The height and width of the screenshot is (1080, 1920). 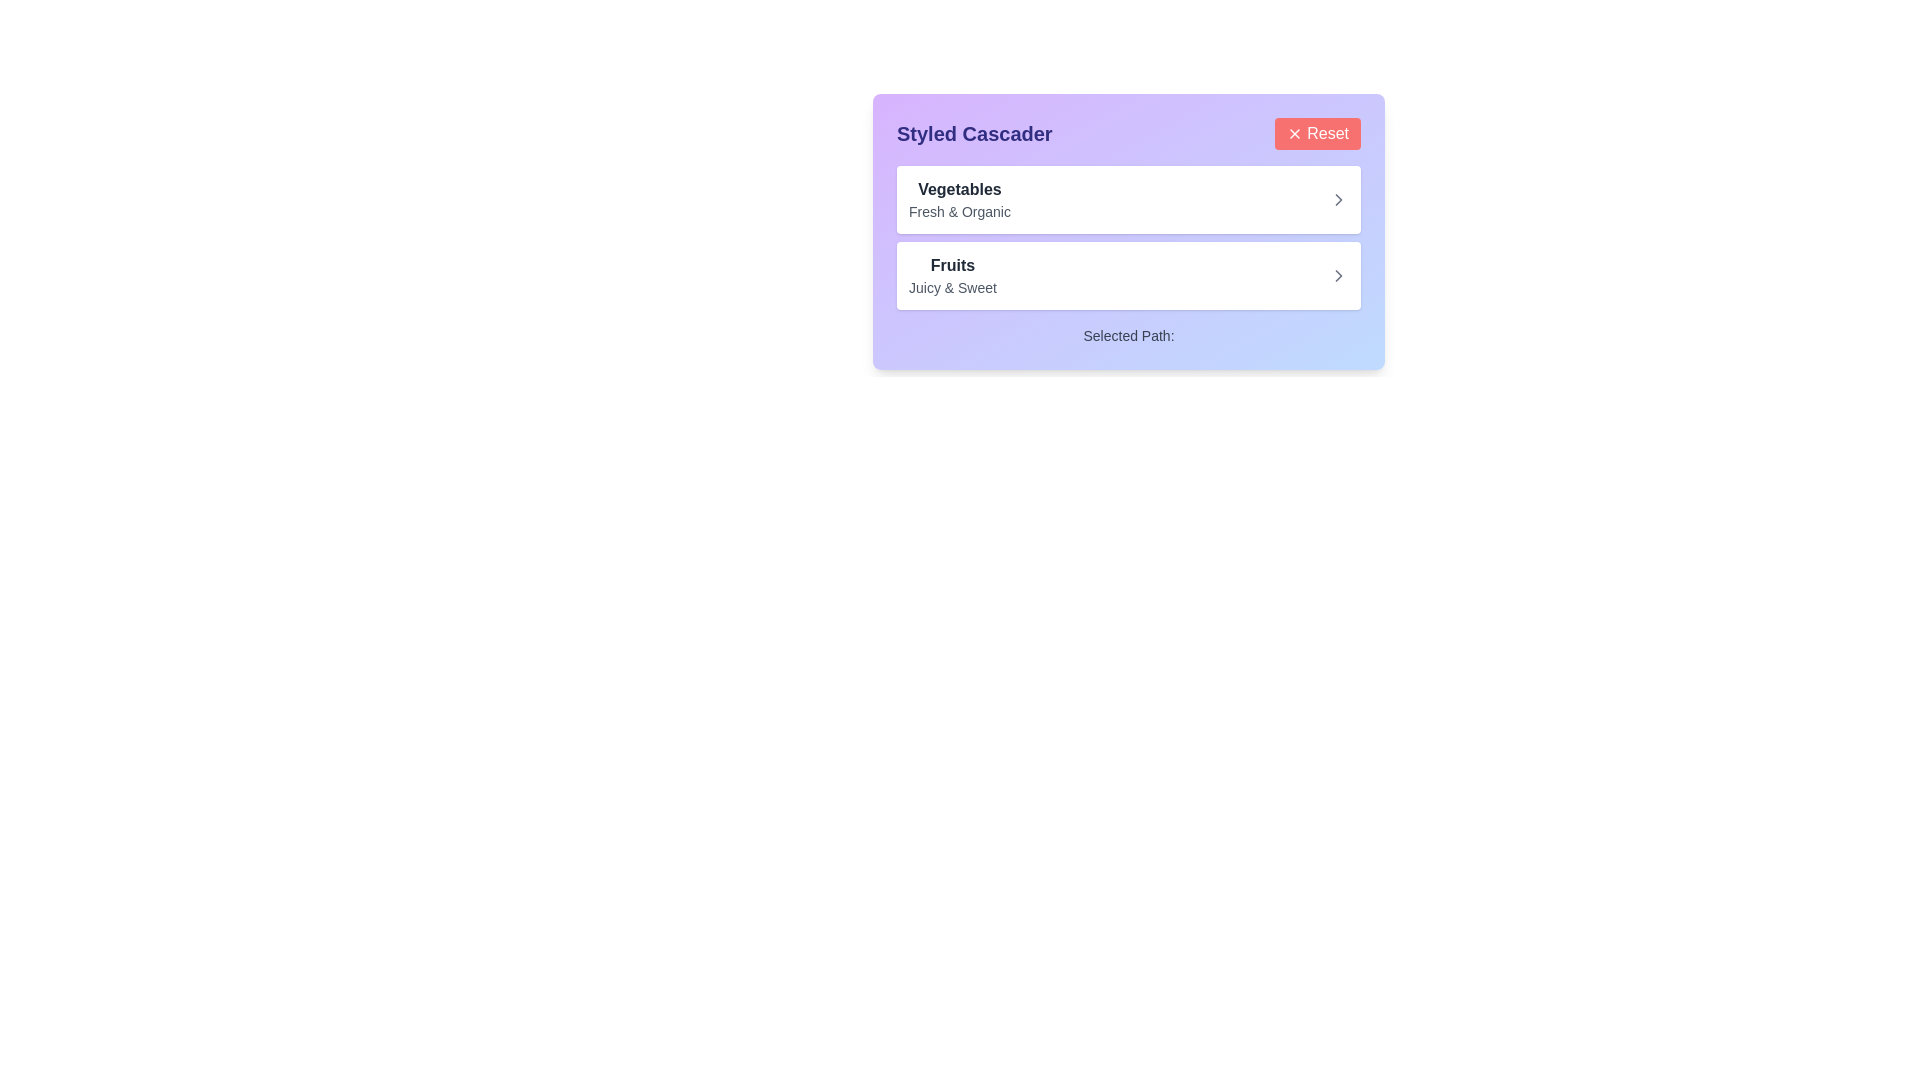 I want to click on the second selectable list item in the cascading navigation menu, so click(x=1128, y=276).